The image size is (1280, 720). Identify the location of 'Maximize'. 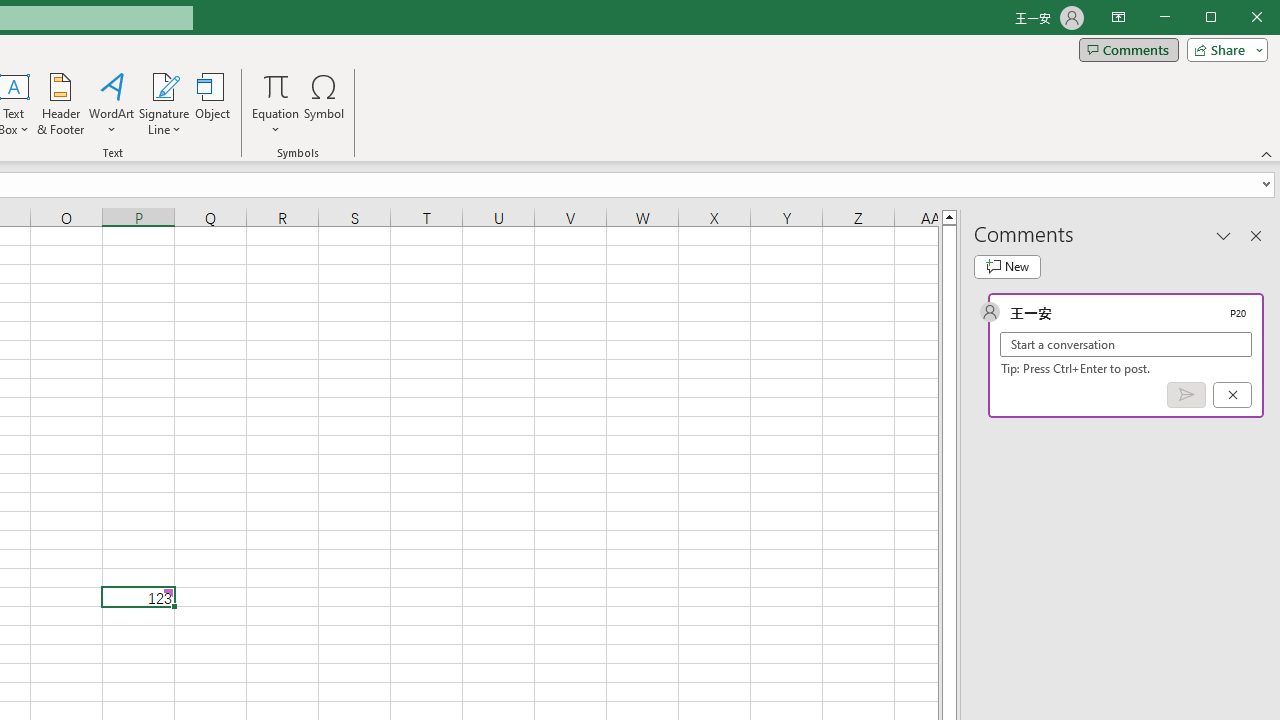
(1238, 19).